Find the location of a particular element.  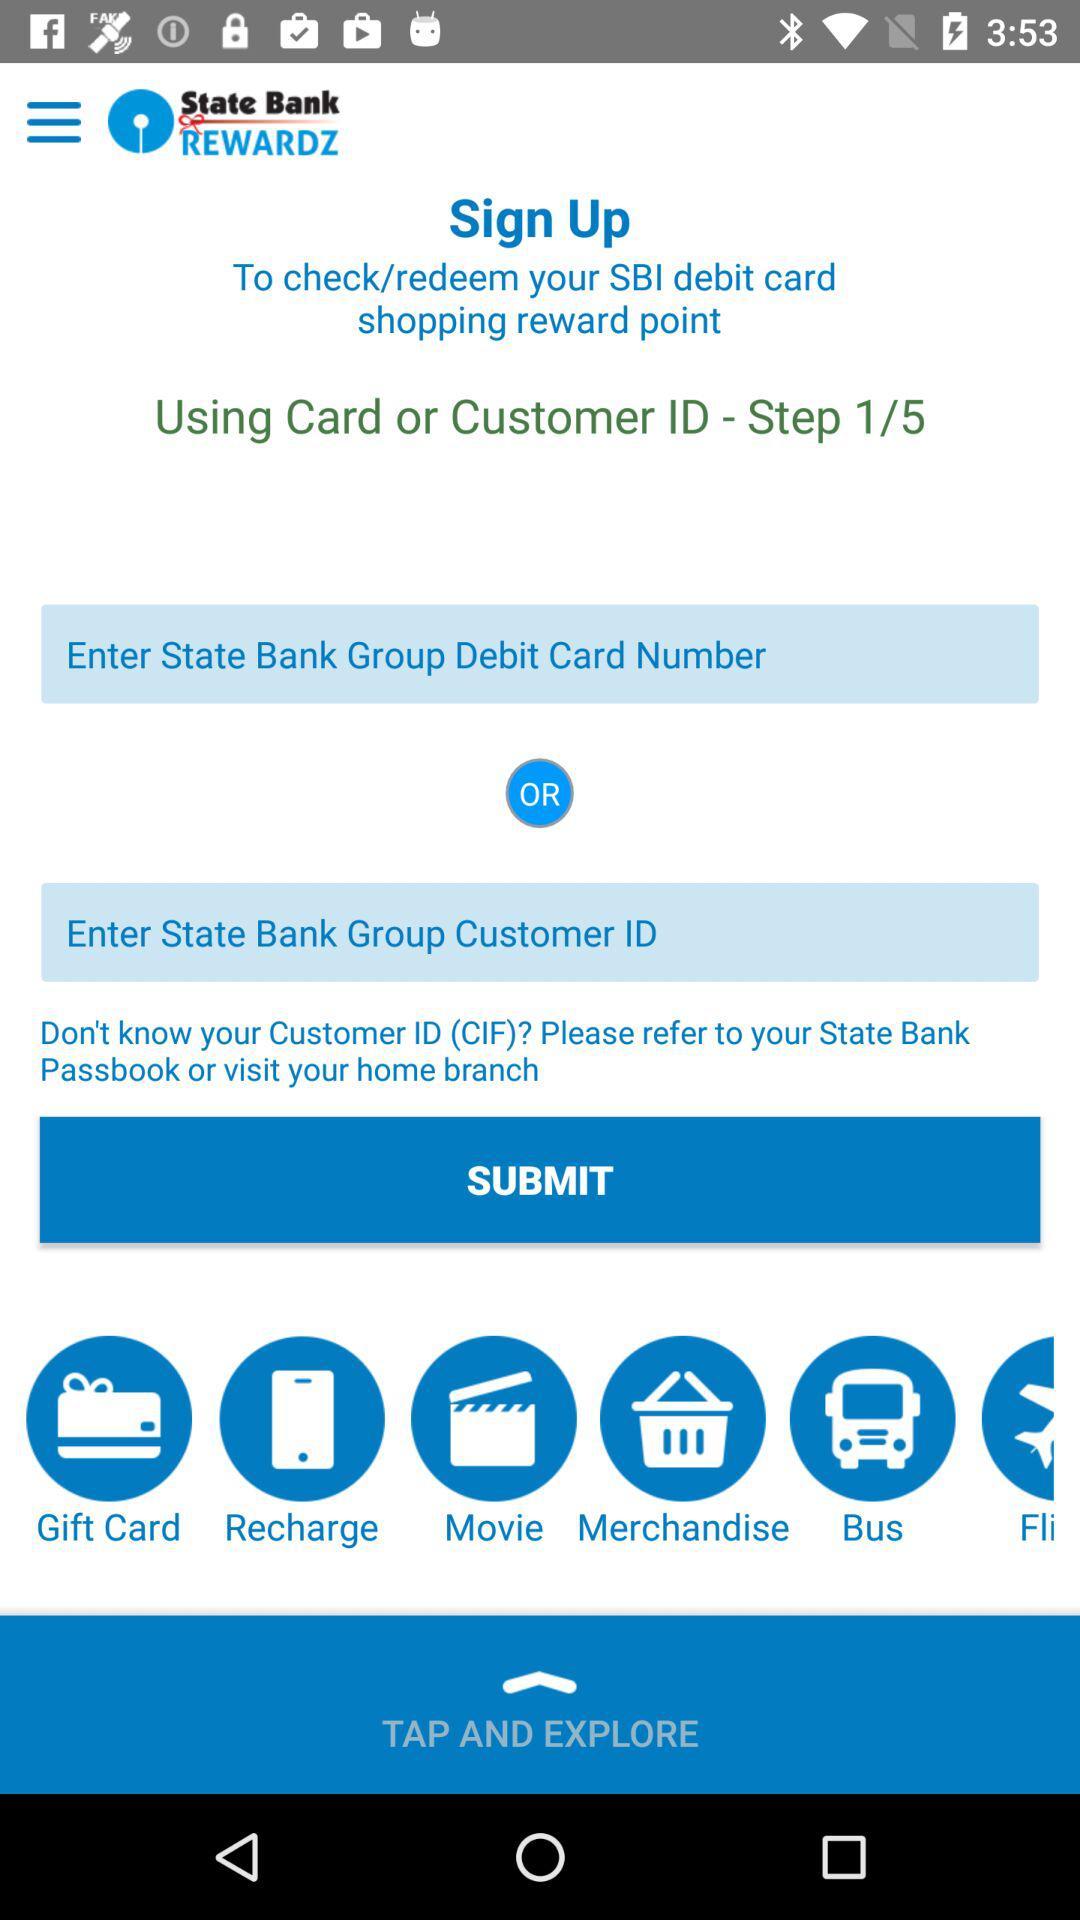

information is located at coordinates (540, 931).